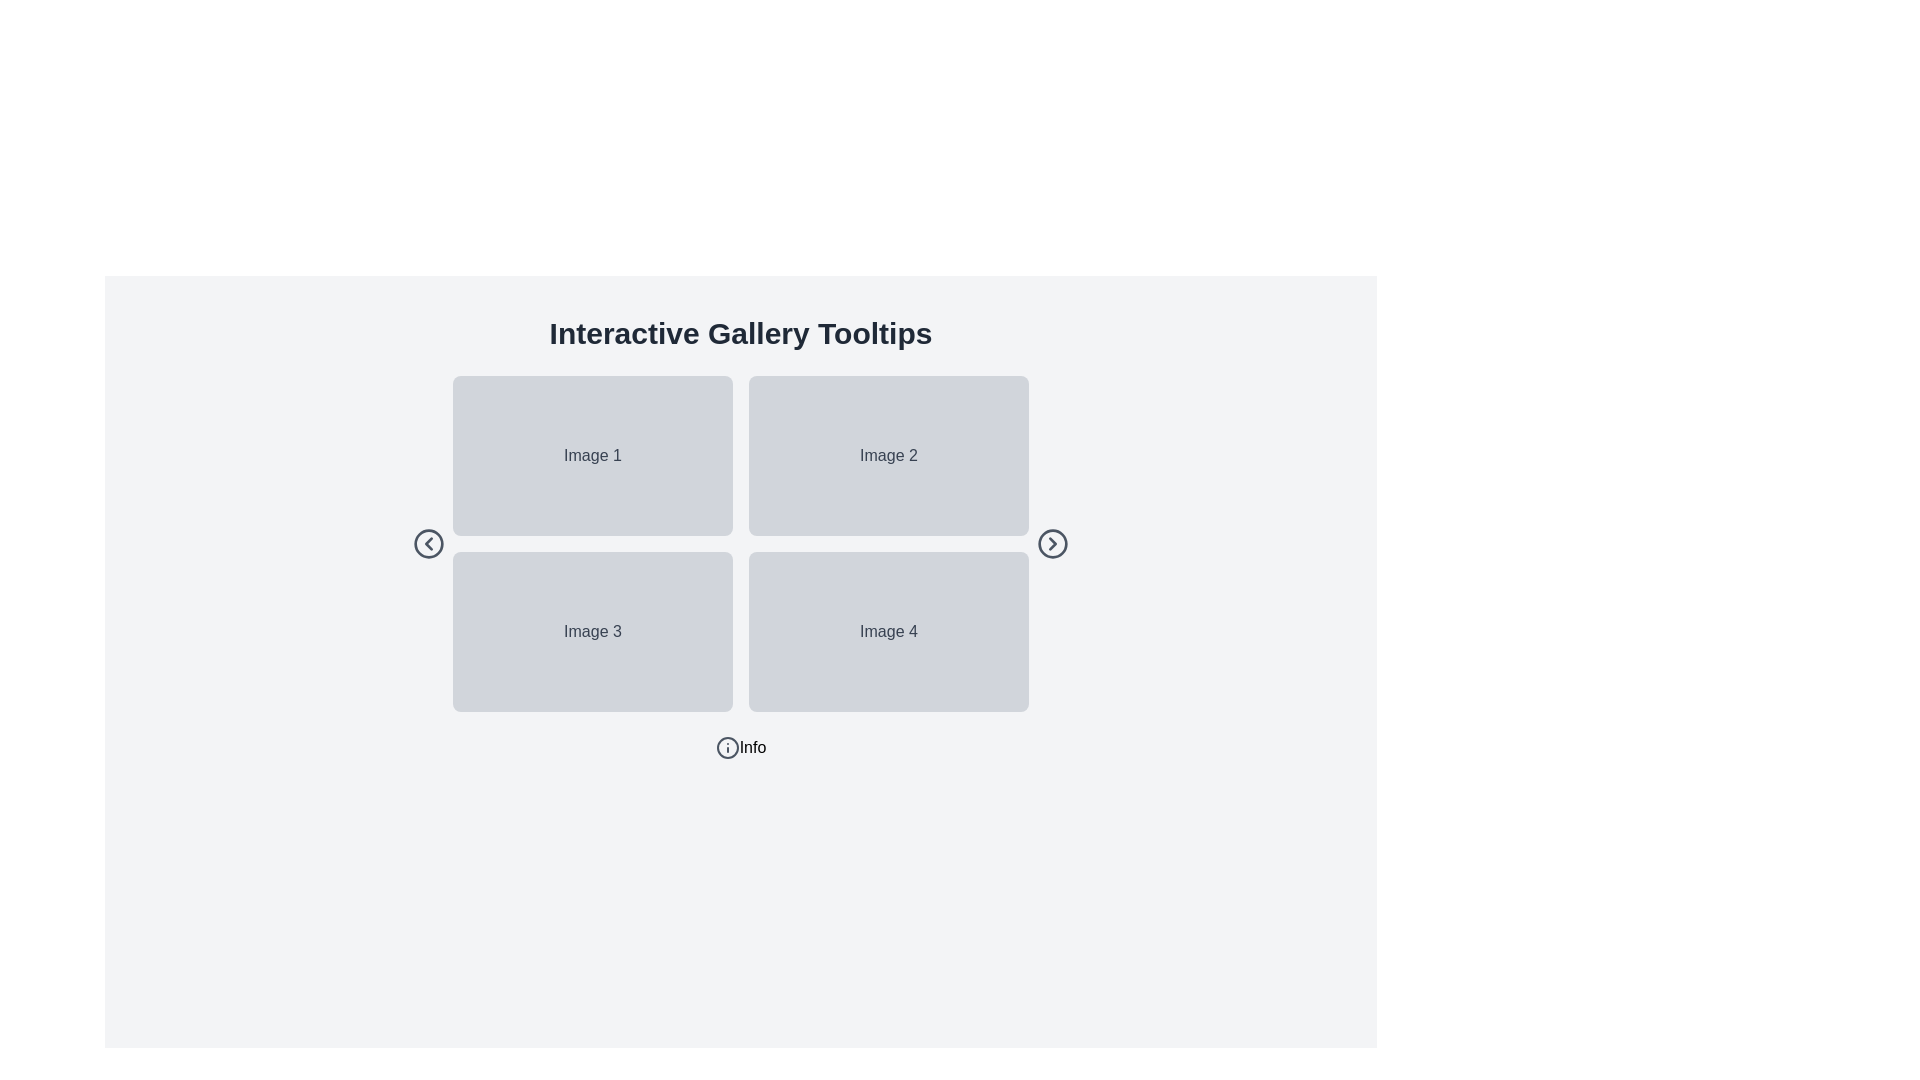 Image resolution: width=1920 pixels, height=1080 pixels. Describe the element at coordinates (726, 748) in the screenshot. I see `the informational icon located below the grid of four images and above the 'Info' text, which is centrally aligned between the grid and the text` at that location.